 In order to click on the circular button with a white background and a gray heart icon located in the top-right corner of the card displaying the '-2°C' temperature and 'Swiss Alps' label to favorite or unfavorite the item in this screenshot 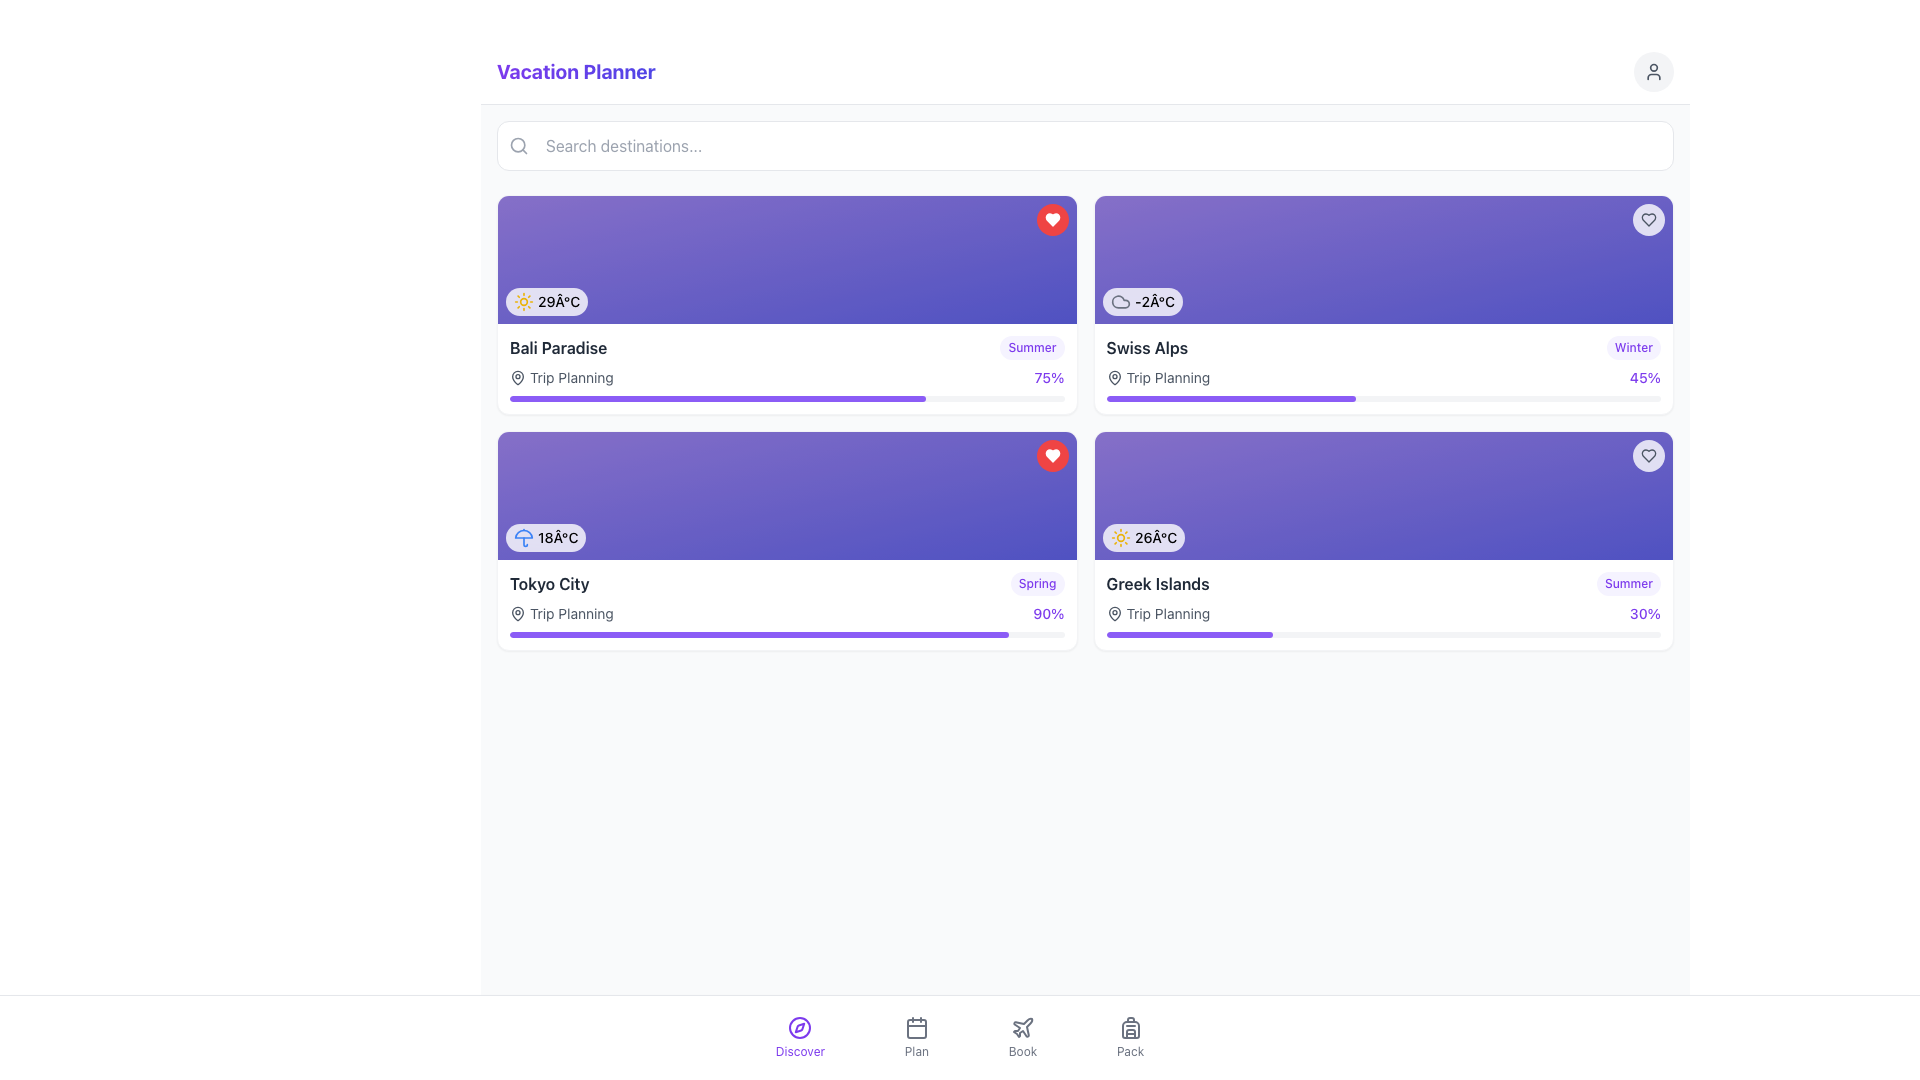, I will do `click(1649, 219)`.